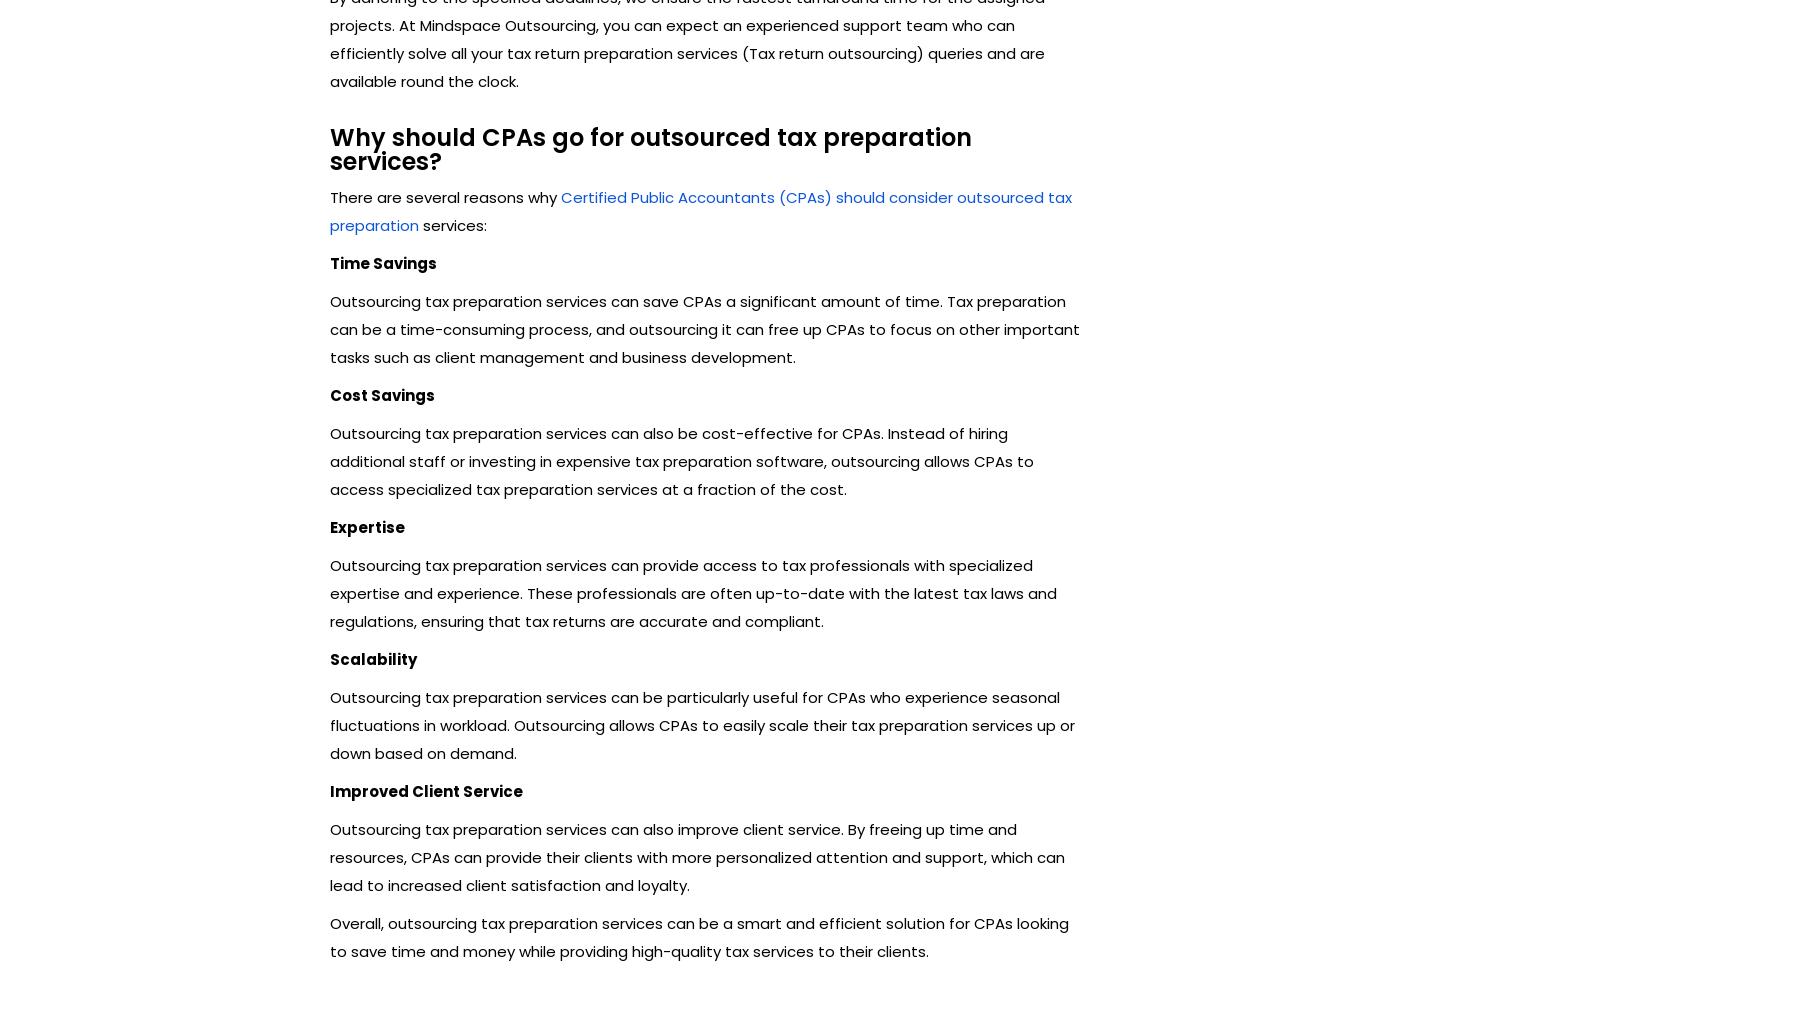 The height and width of the screenshot is (1010, 1815). I want to click on 'Time Savings', so click(383, 262).